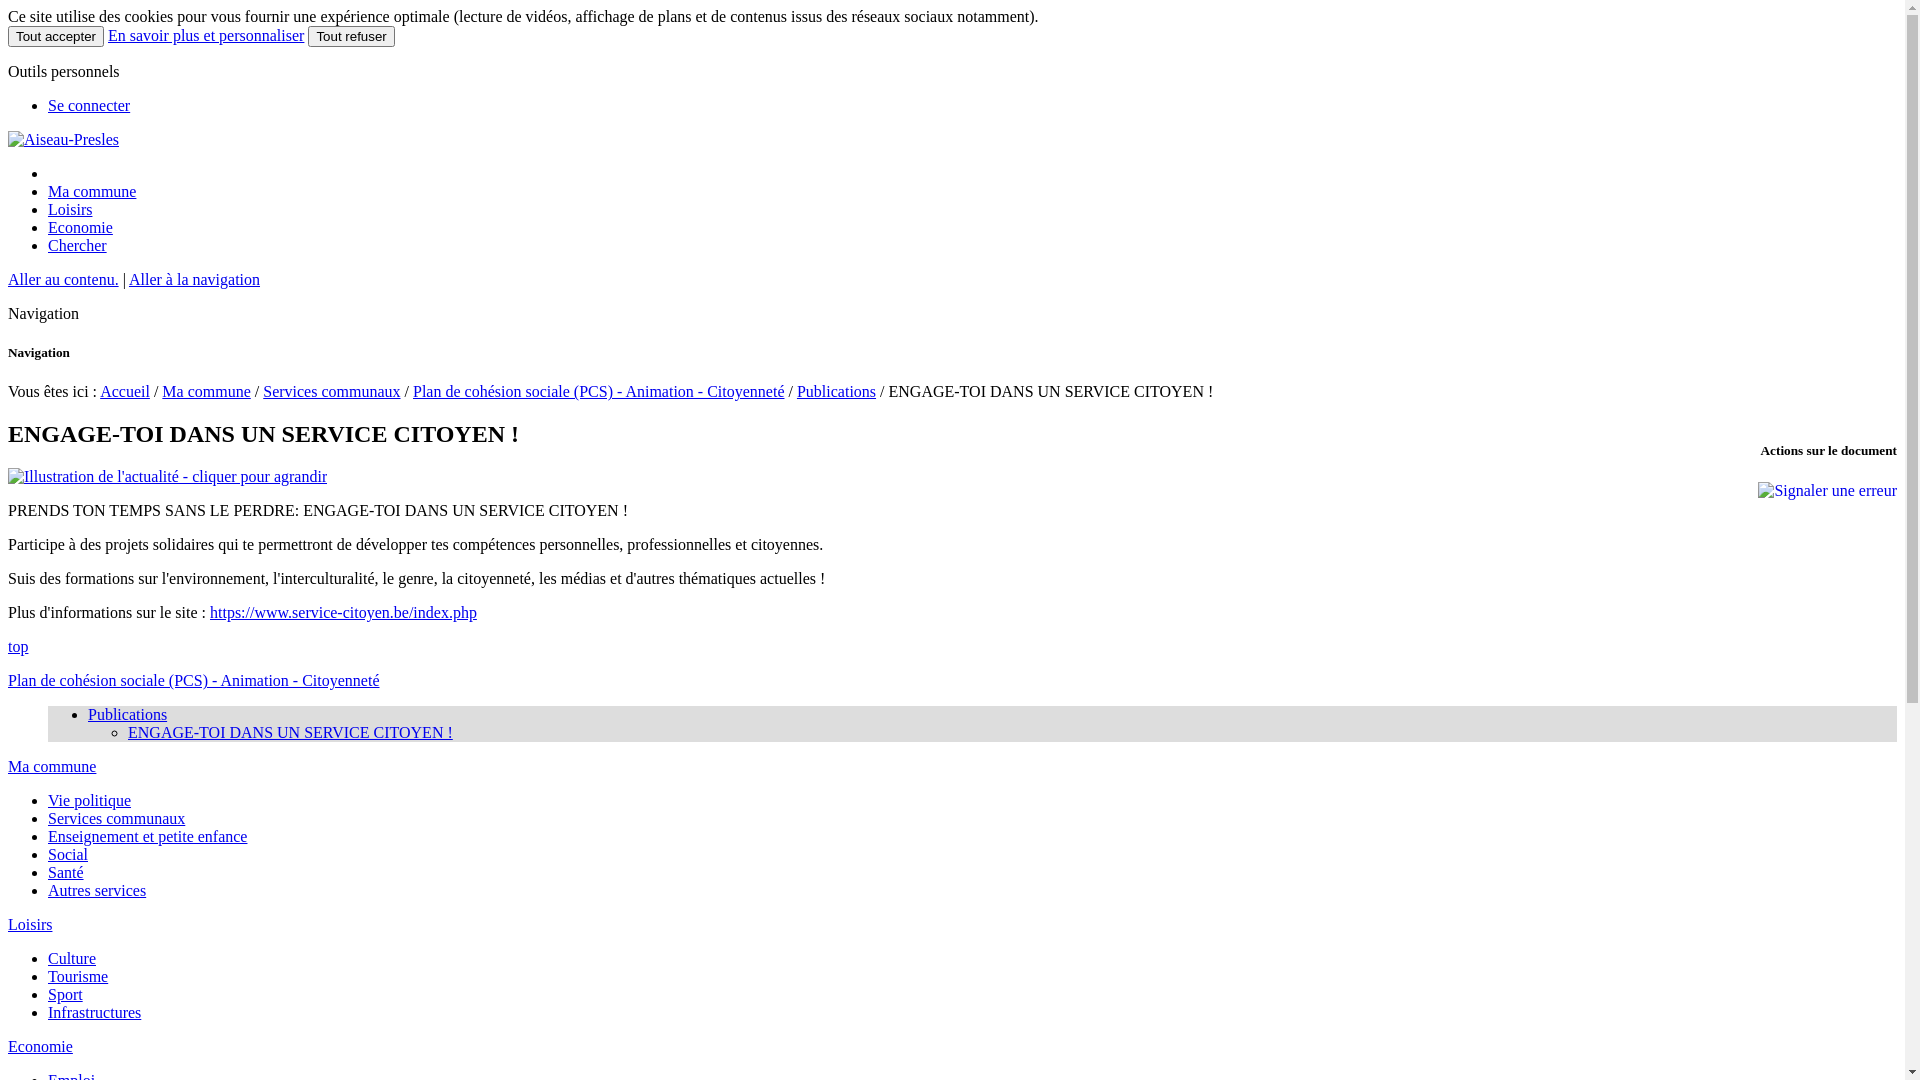 The width and height of the screenshot is (1920, 1080). Describe the element at coordinates (206, 35) in the screenshot. I see `'En savoir plus et personnaliser'` at that location.